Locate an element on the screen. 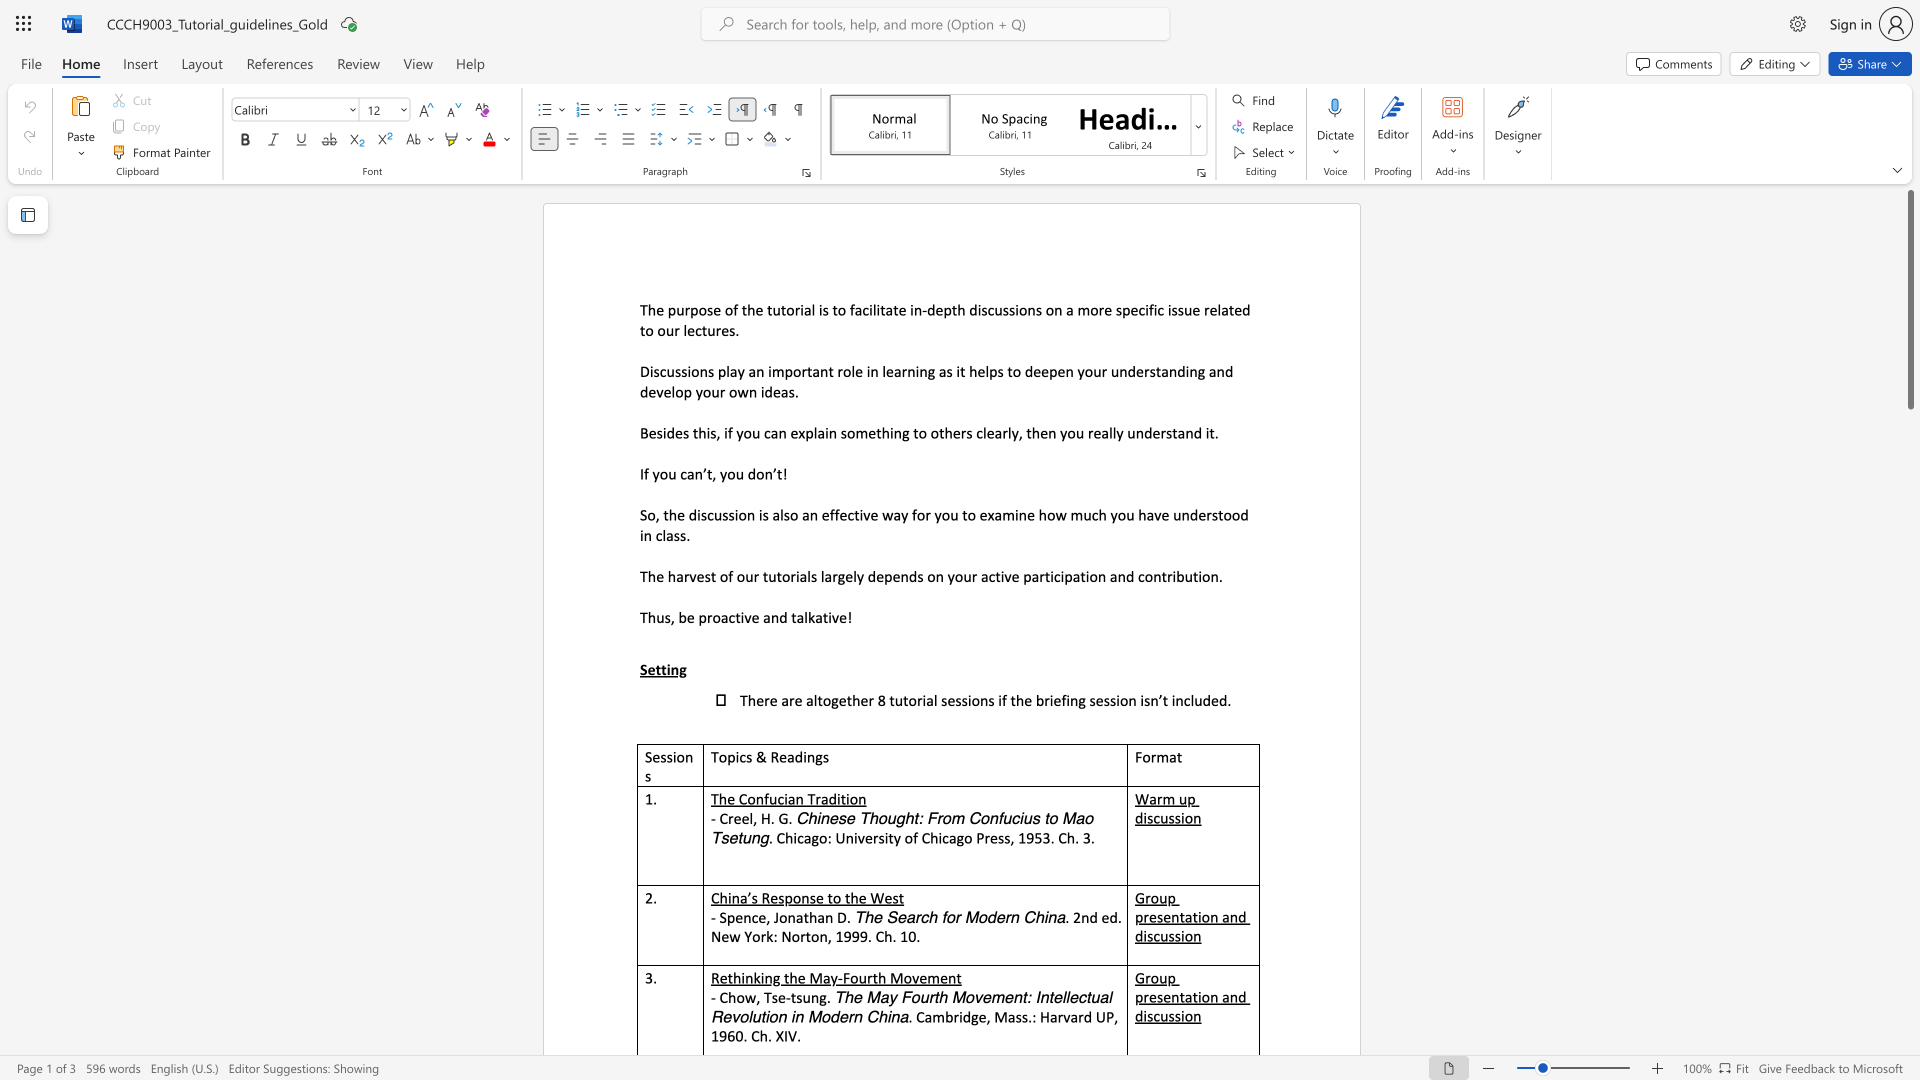 The width and height of the screenshot is (1920, 1080). the scrollbar to scroll the page down is located at coordinates (1909, 789).